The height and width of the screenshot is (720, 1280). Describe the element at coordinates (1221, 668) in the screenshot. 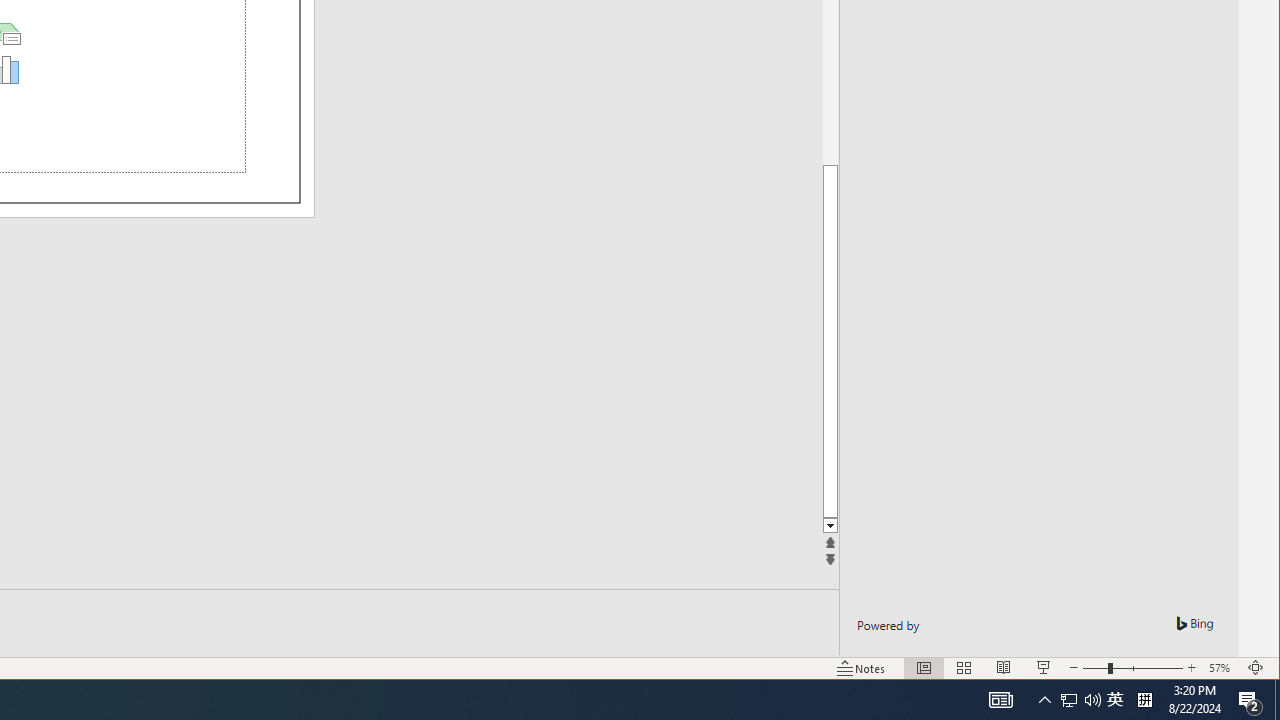

I see `'Zoom 57%'` at that location.